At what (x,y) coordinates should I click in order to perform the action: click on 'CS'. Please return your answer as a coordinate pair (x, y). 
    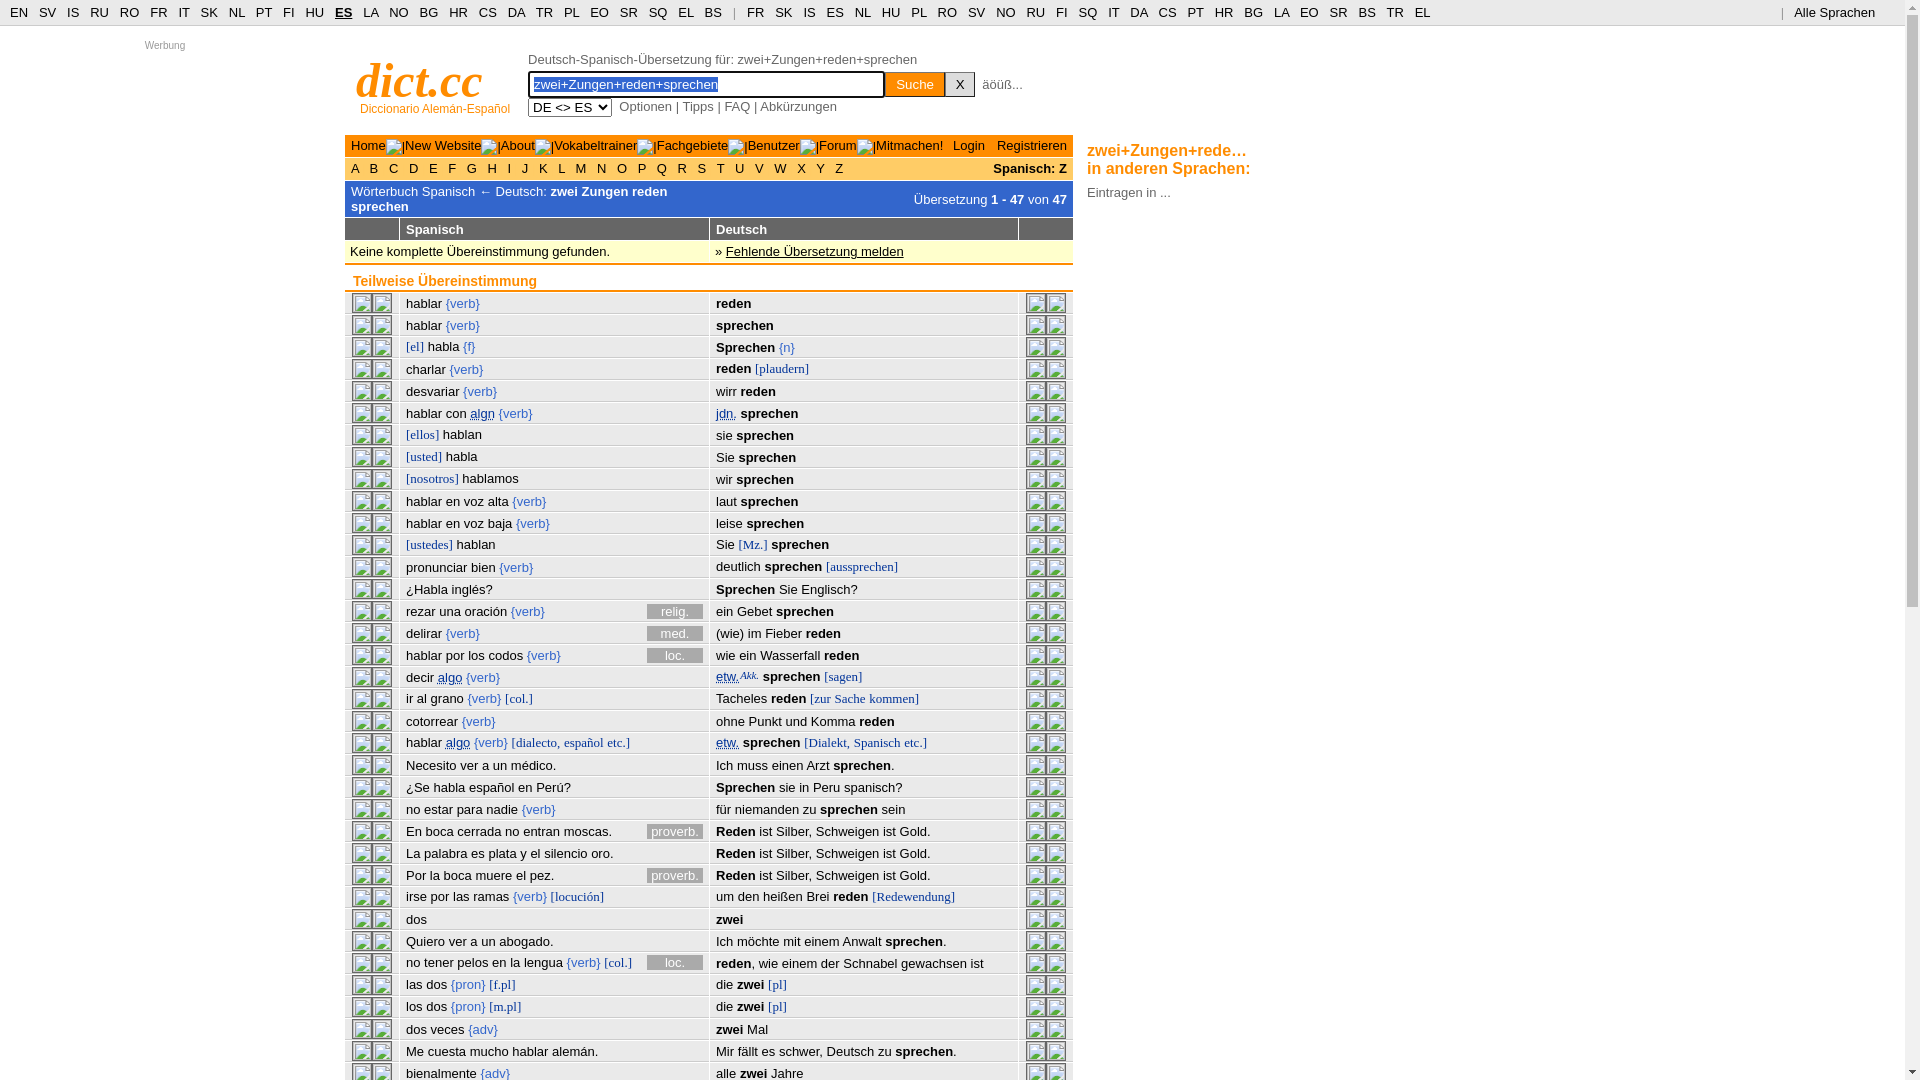
    Looking at the image, I should click on (1166, 12).